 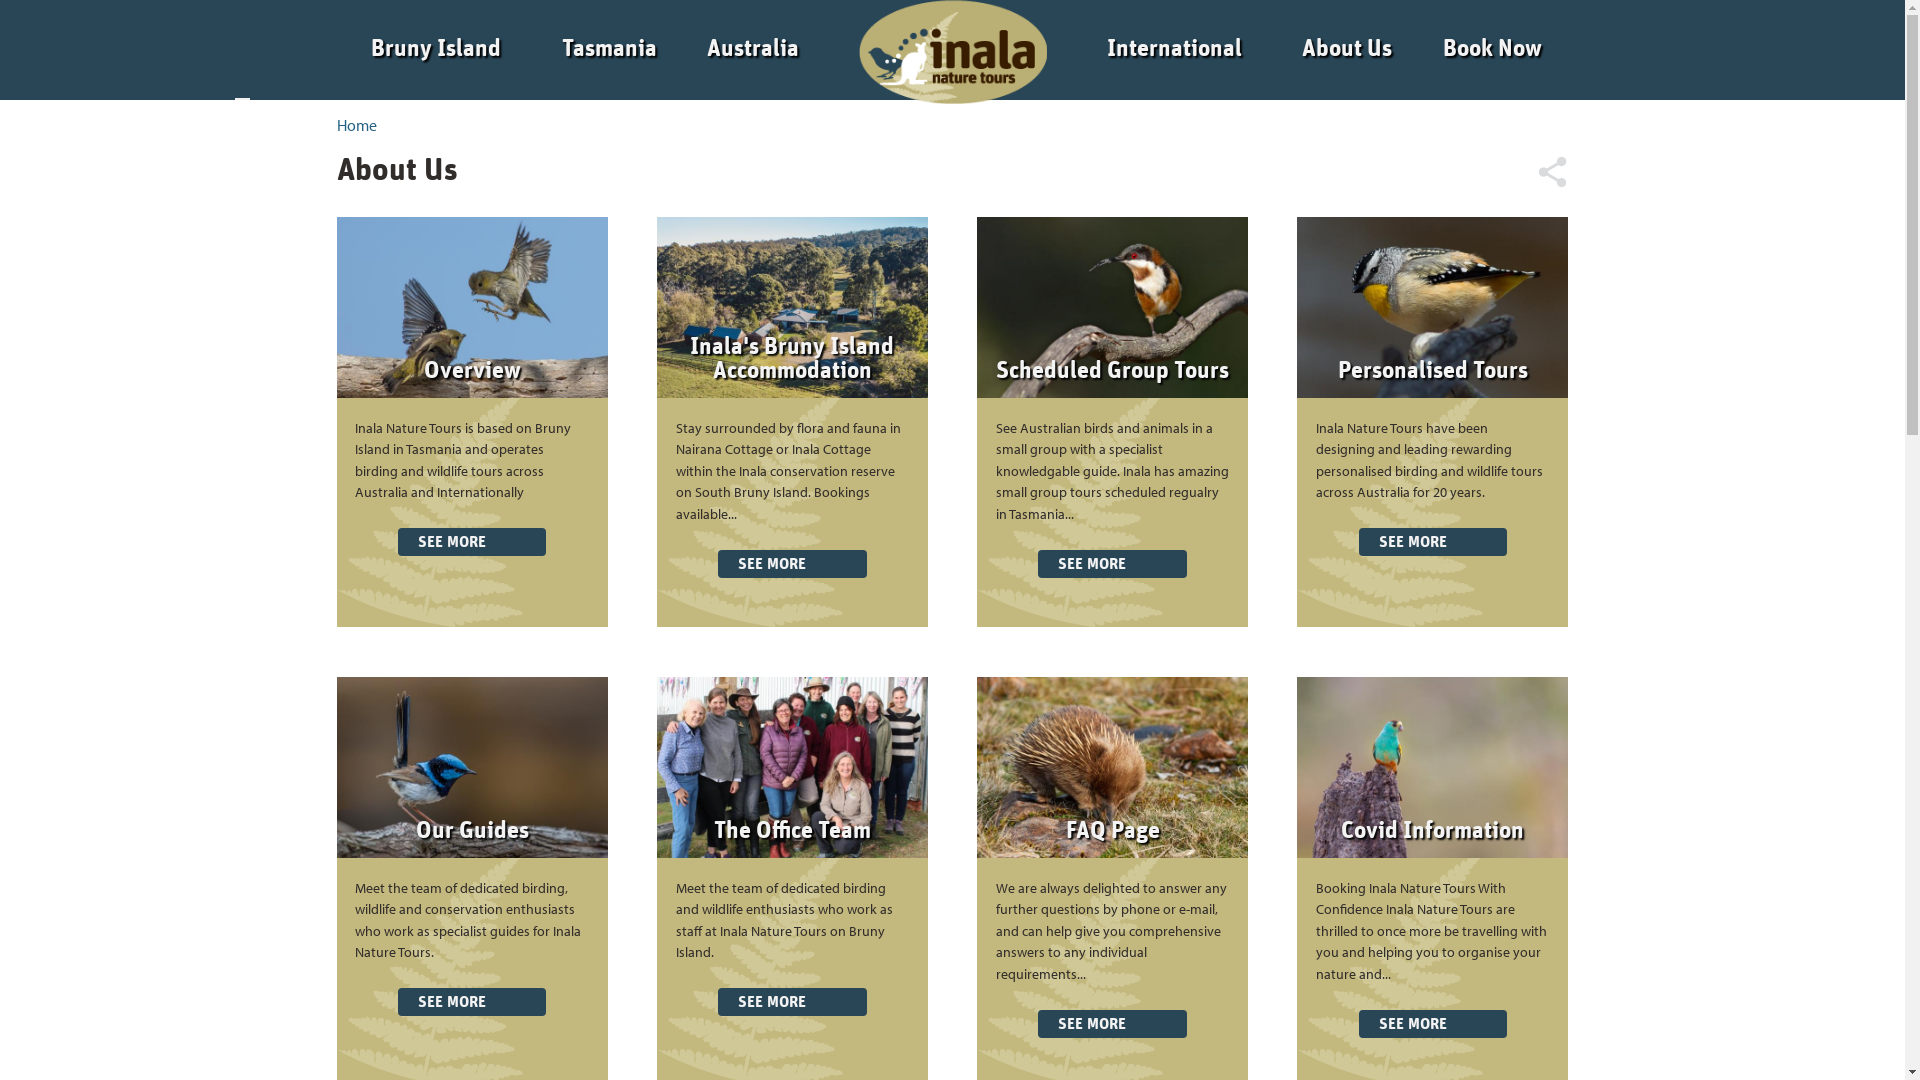 What do you see at coordinates (945, 48) in the screenshot?
I see `'Logo'` at bounding box center [945, 48].